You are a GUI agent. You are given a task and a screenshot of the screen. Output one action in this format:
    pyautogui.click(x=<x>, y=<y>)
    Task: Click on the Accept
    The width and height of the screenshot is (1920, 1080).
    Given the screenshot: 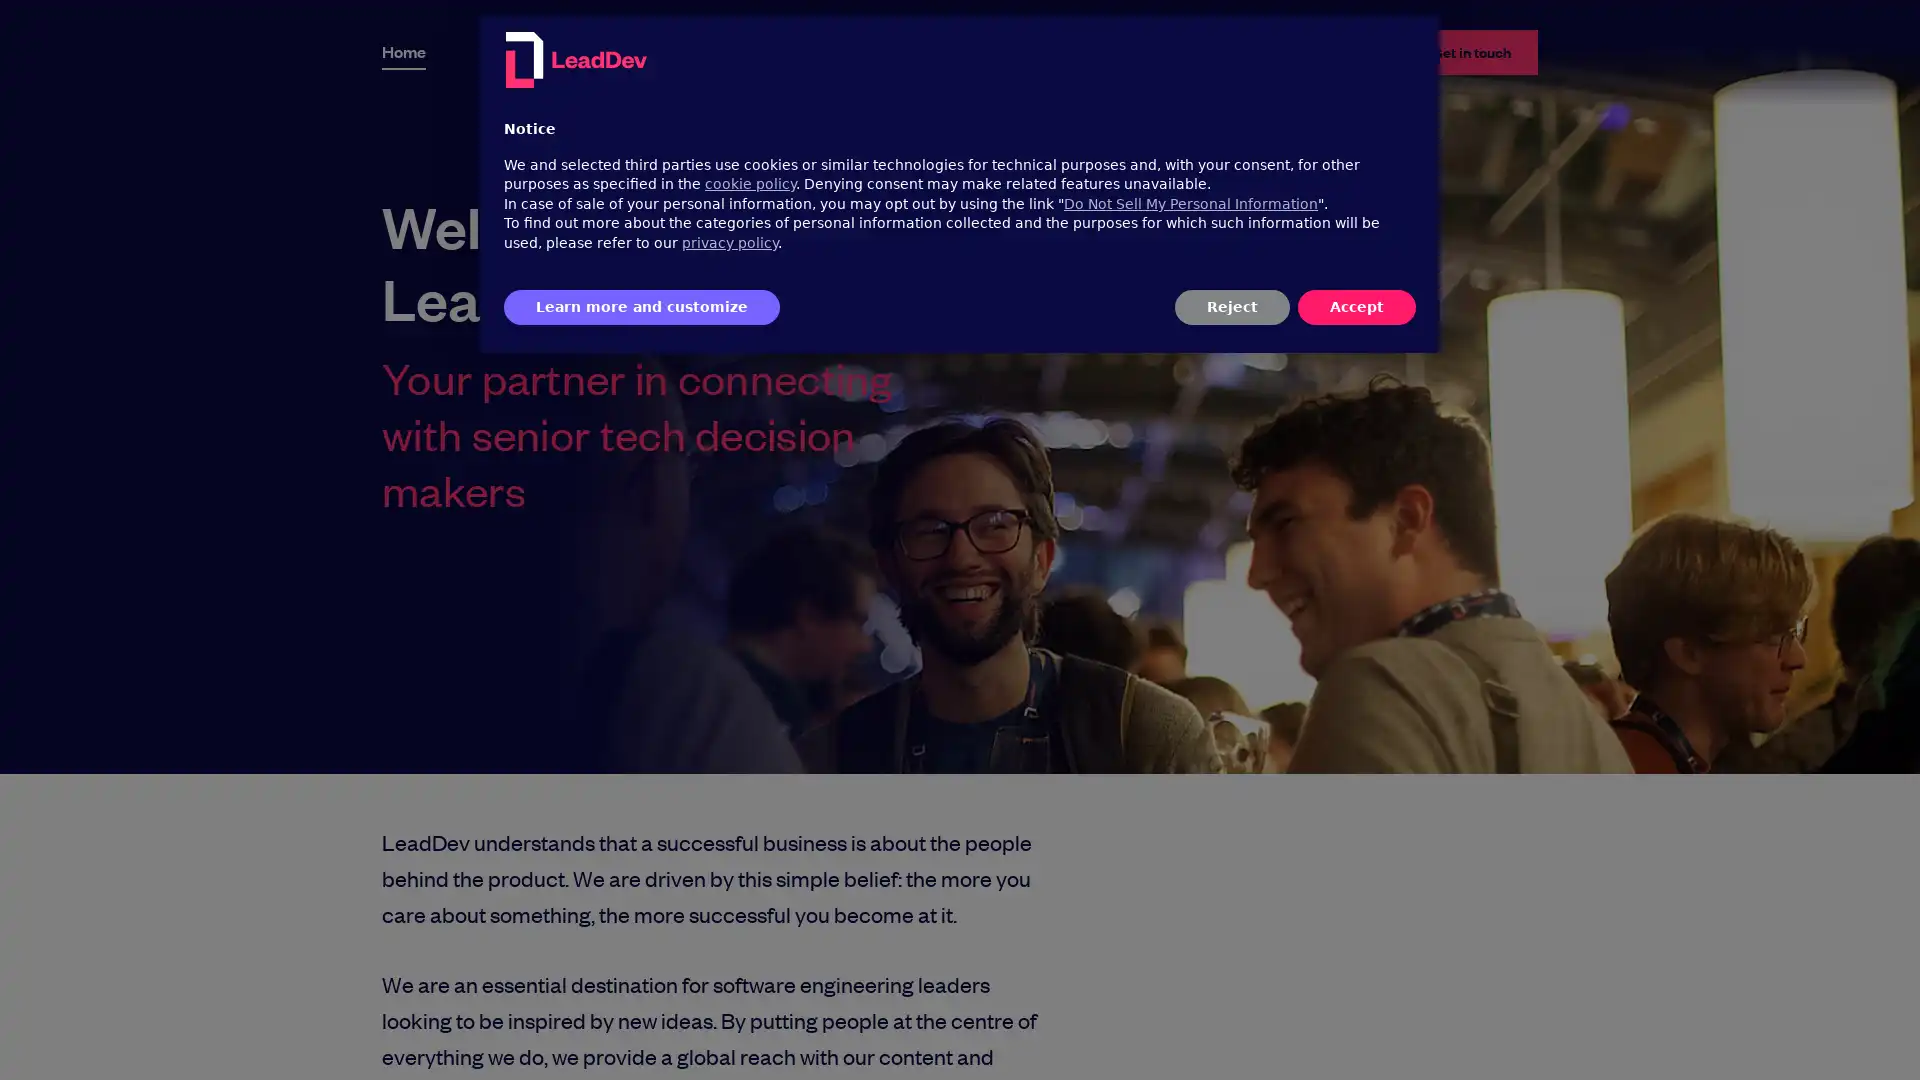 What is the action you would take?
    pyautogui.click(x=1357, y=307)
    